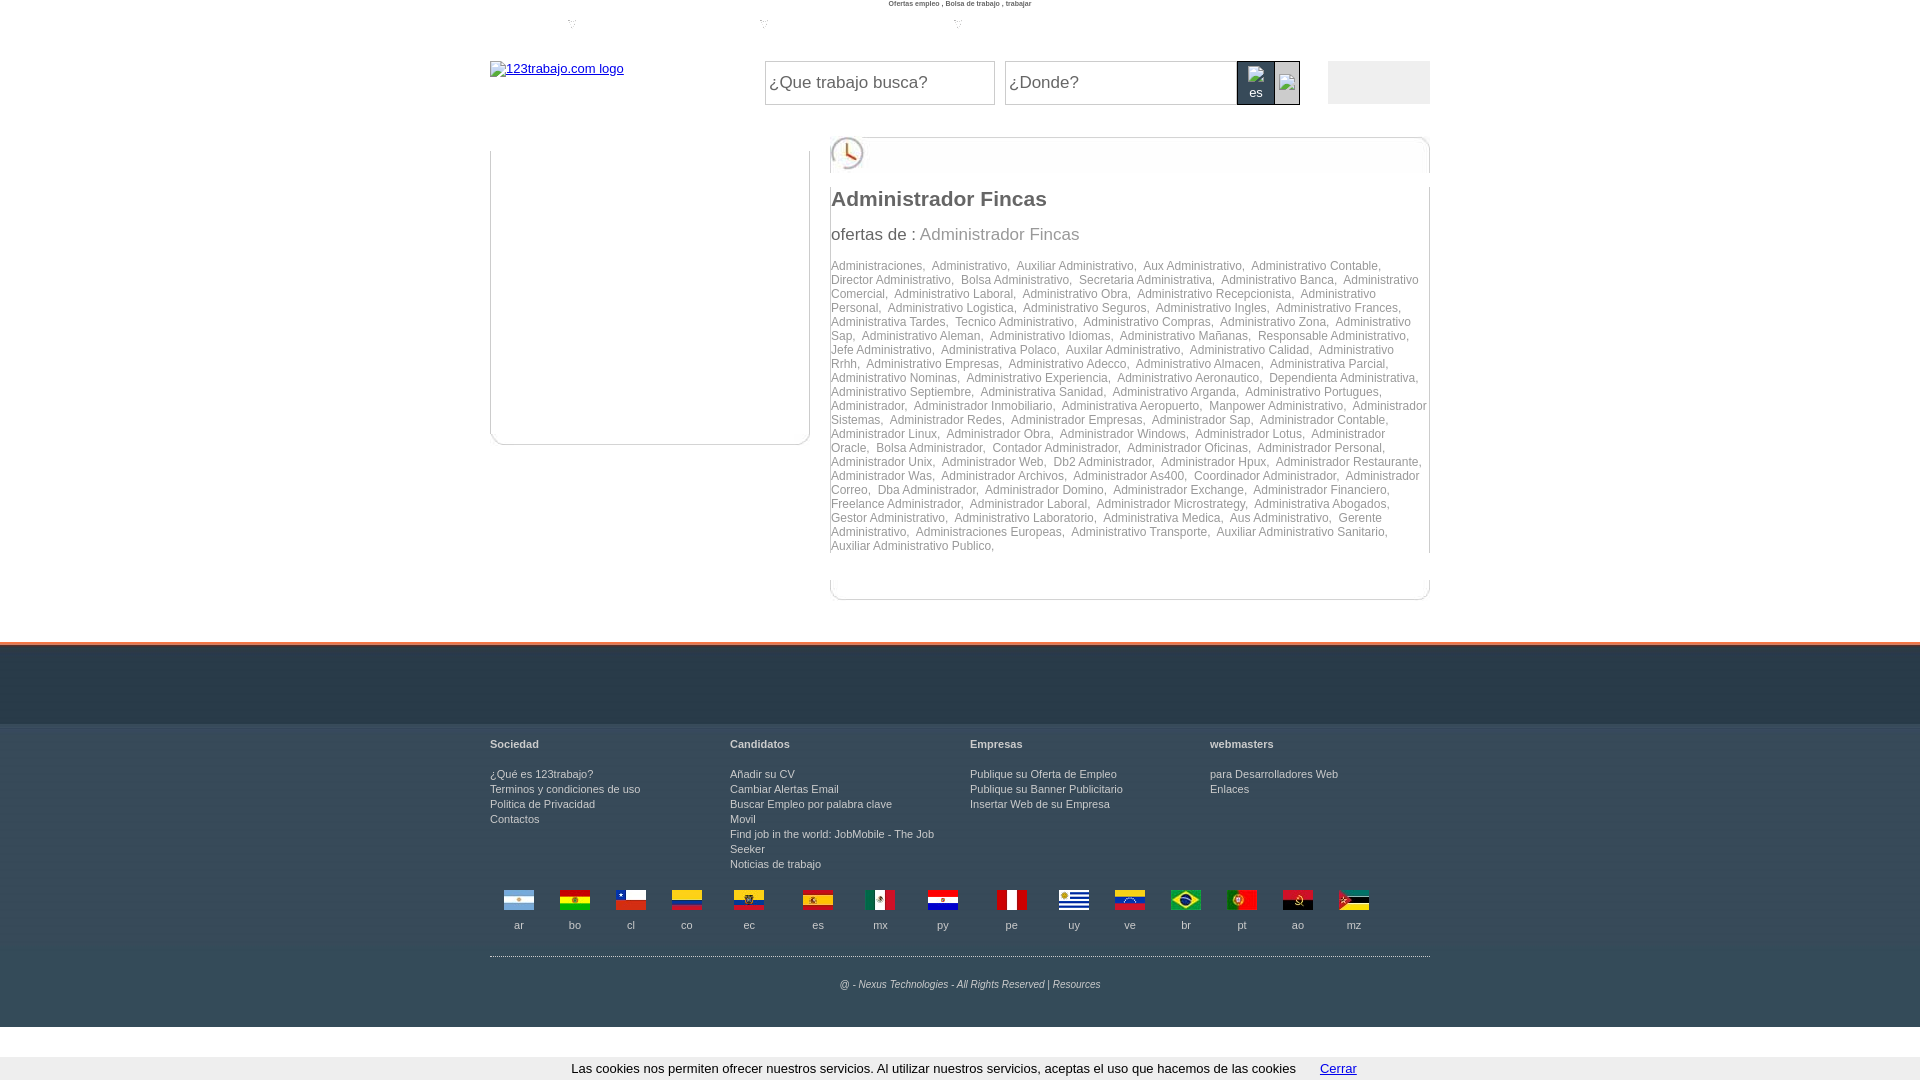 The width and height of the screenshot is (1920, 1080). What do you see at coordinates (649, 297) in the screenshot?
I see `'Advertisement'` at bounding box center [649, 297].